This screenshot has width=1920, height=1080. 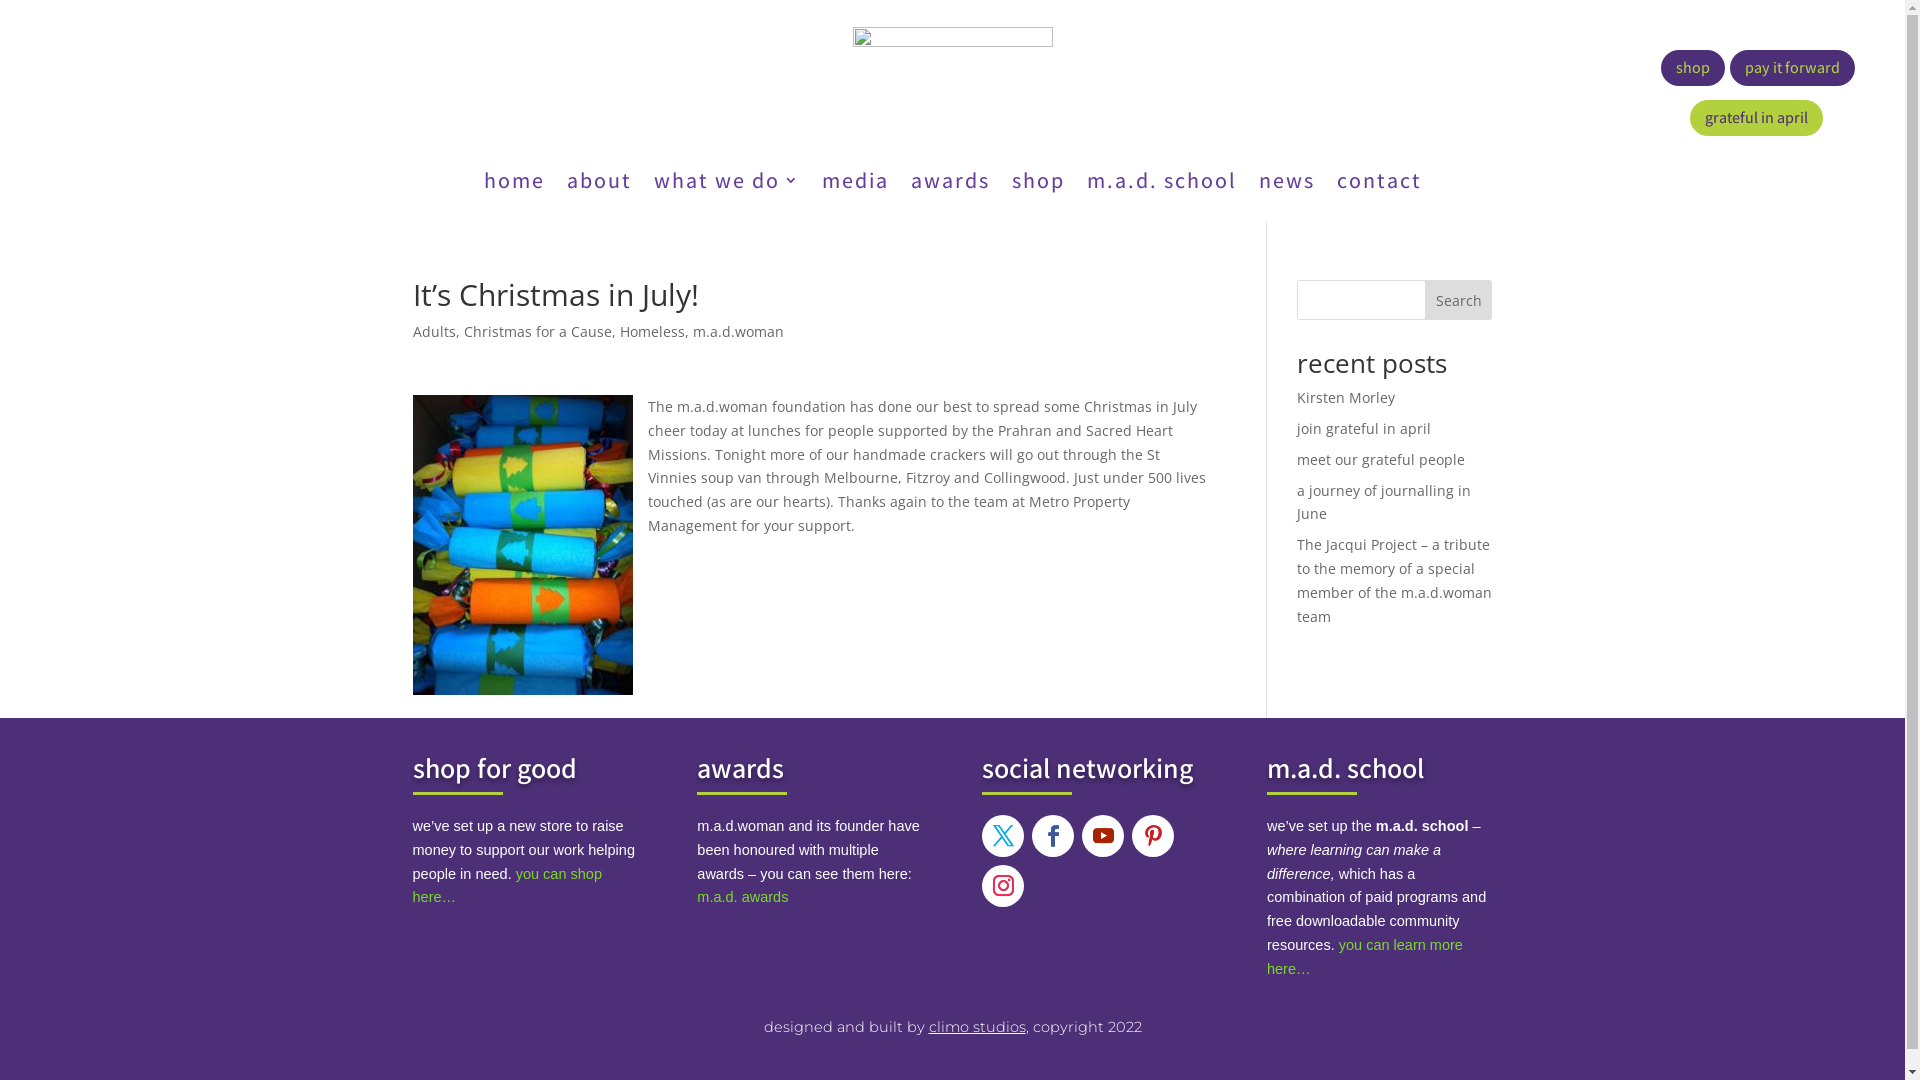 I want to click on 'what we do', so click(x=725, y=184).